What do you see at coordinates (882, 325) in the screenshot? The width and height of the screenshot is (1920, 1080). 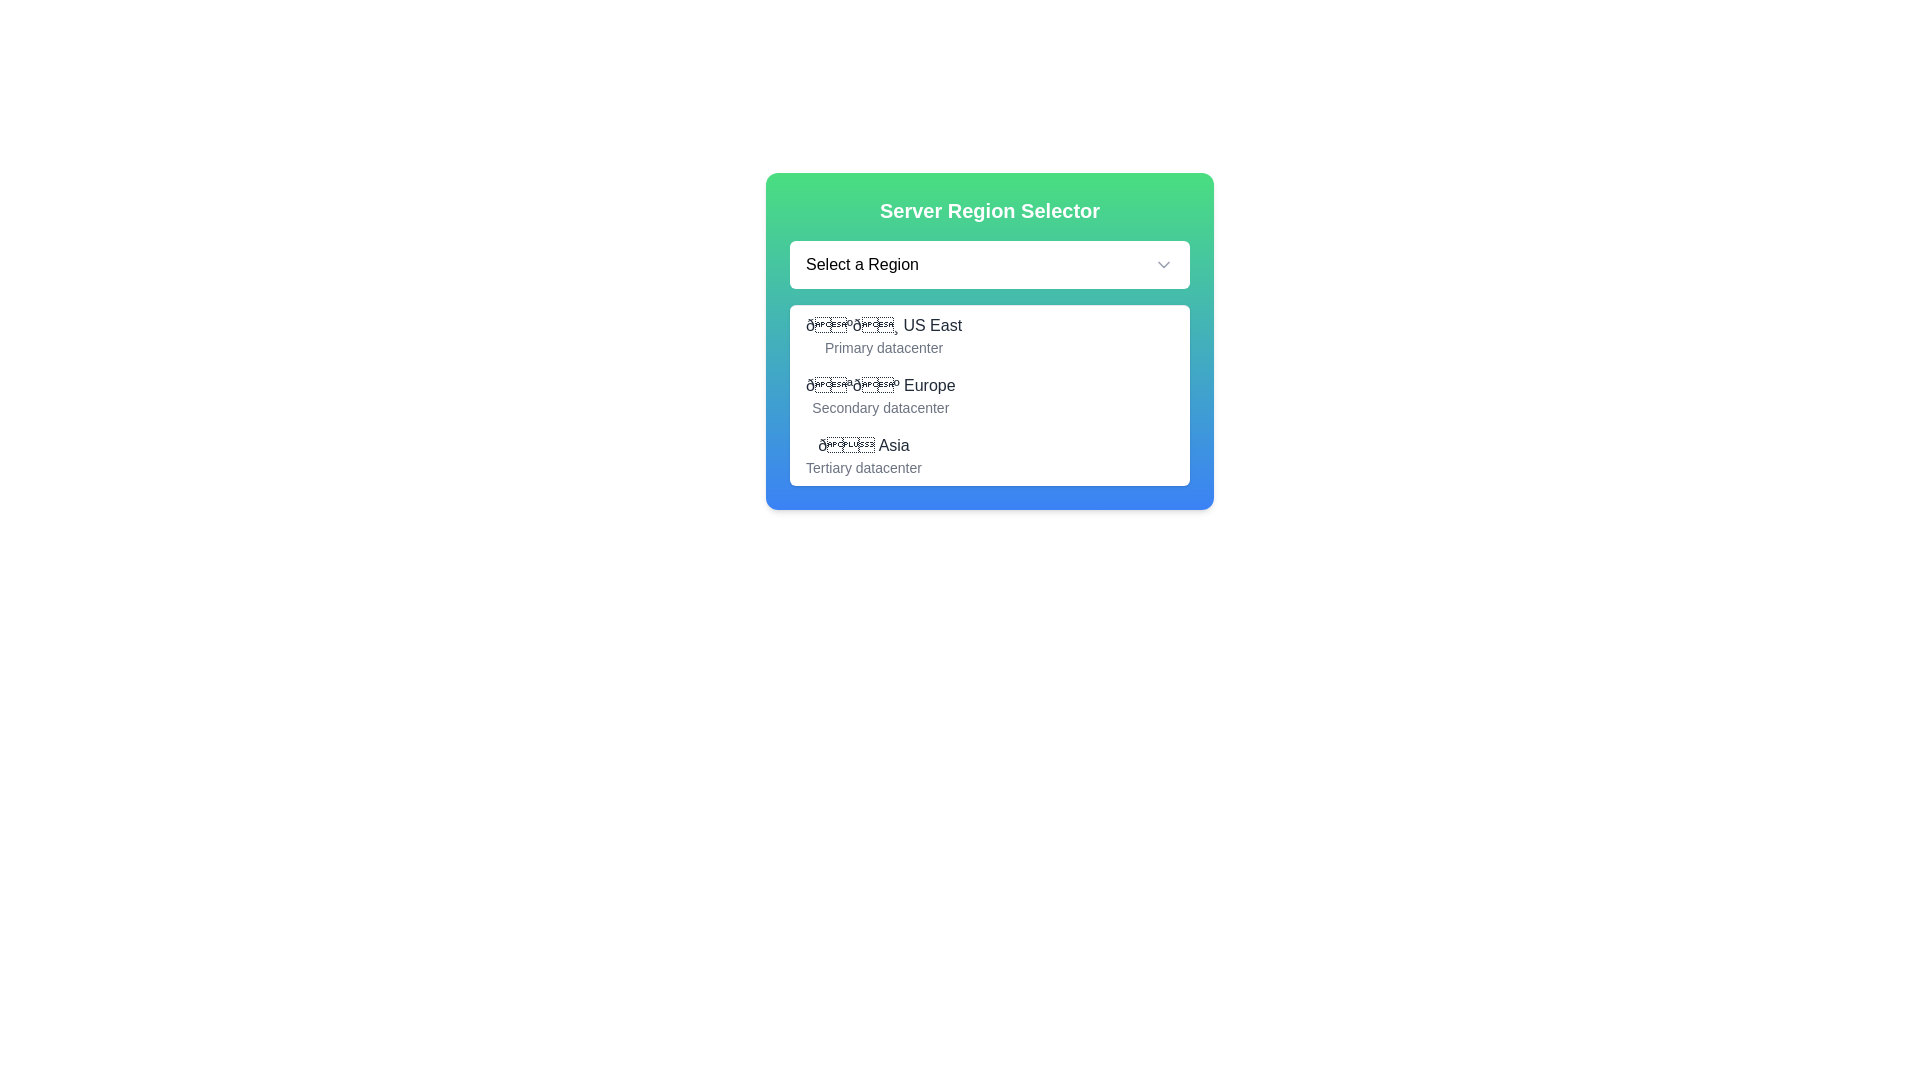 I see `the dropdown option labeled '🇺🇸 US East'` at bounding box center [882, 325].